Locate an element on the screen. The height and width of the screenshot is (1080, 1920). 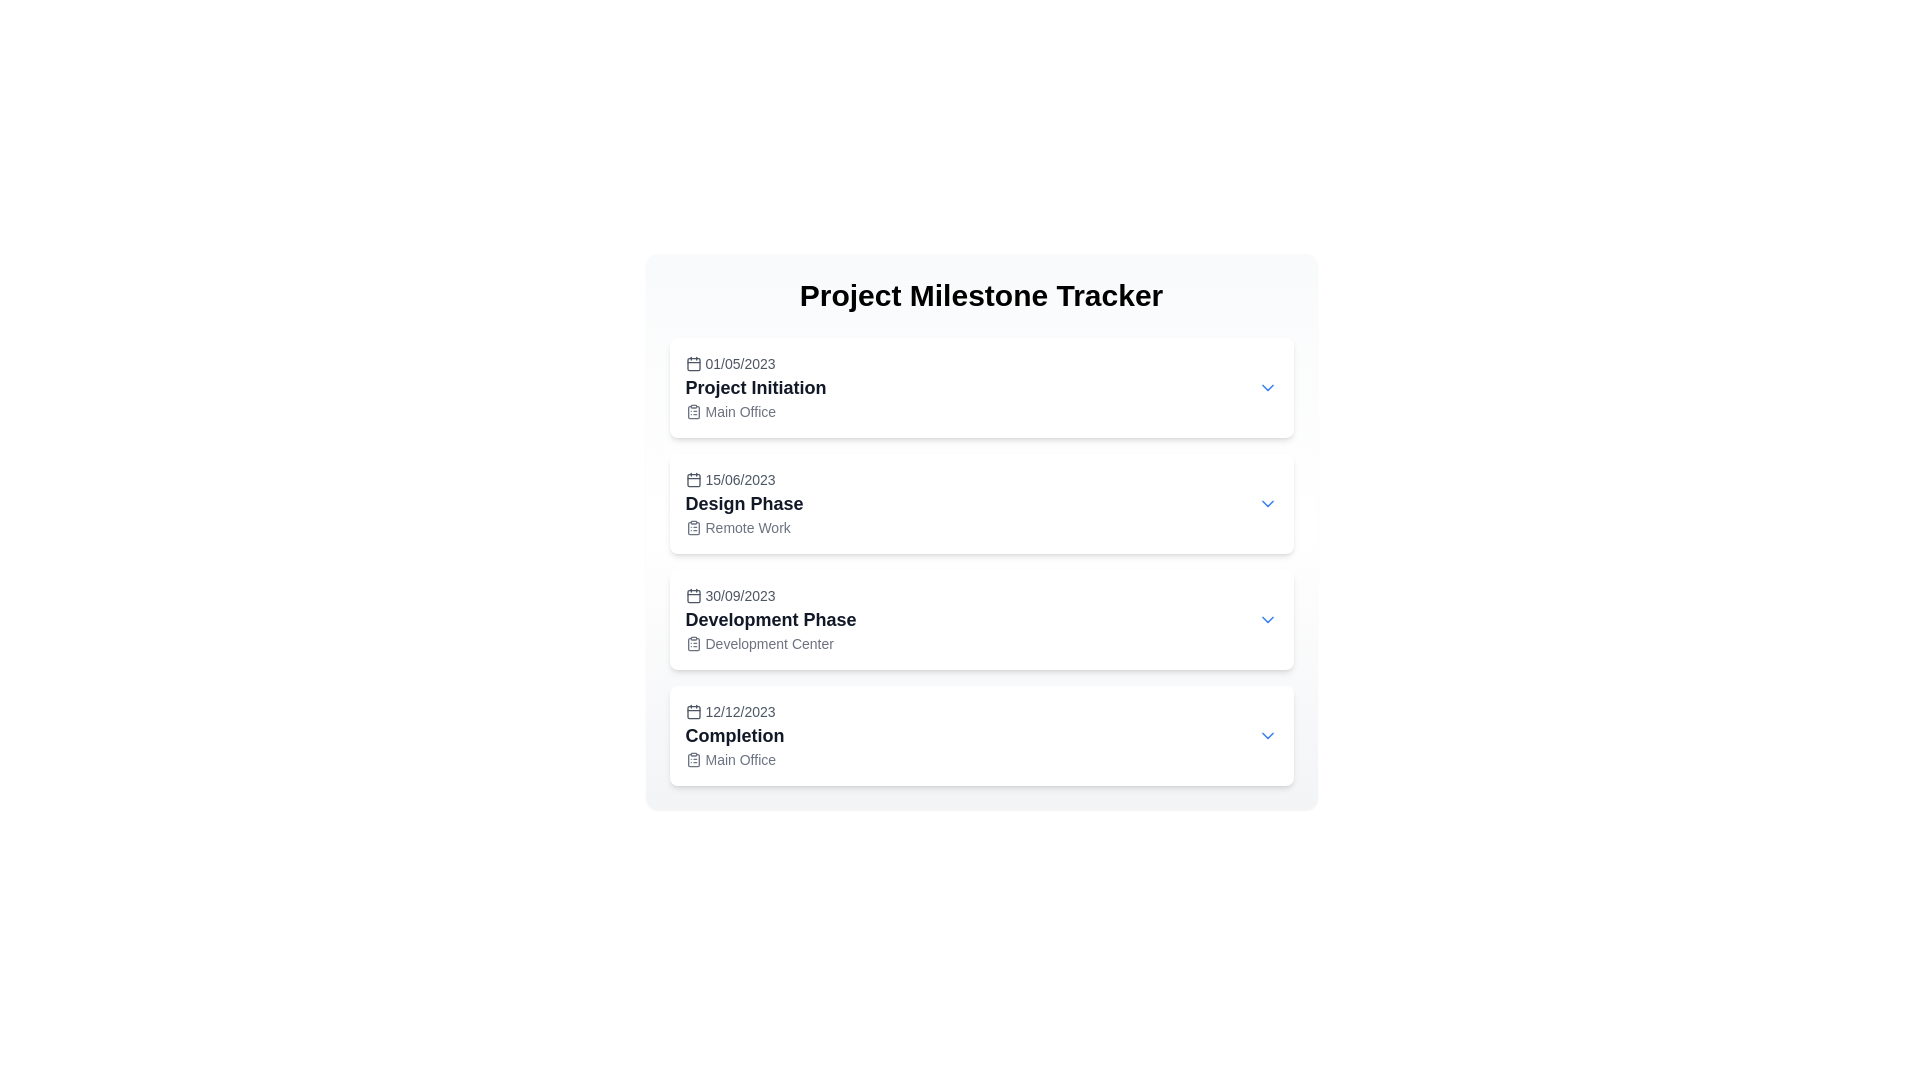
the second milestone in the Project Milestone Tracker, which displays the date '15/06/2023', title 'Design Phase', and detail 'Remote Work' is located at coordinates (981, 503).